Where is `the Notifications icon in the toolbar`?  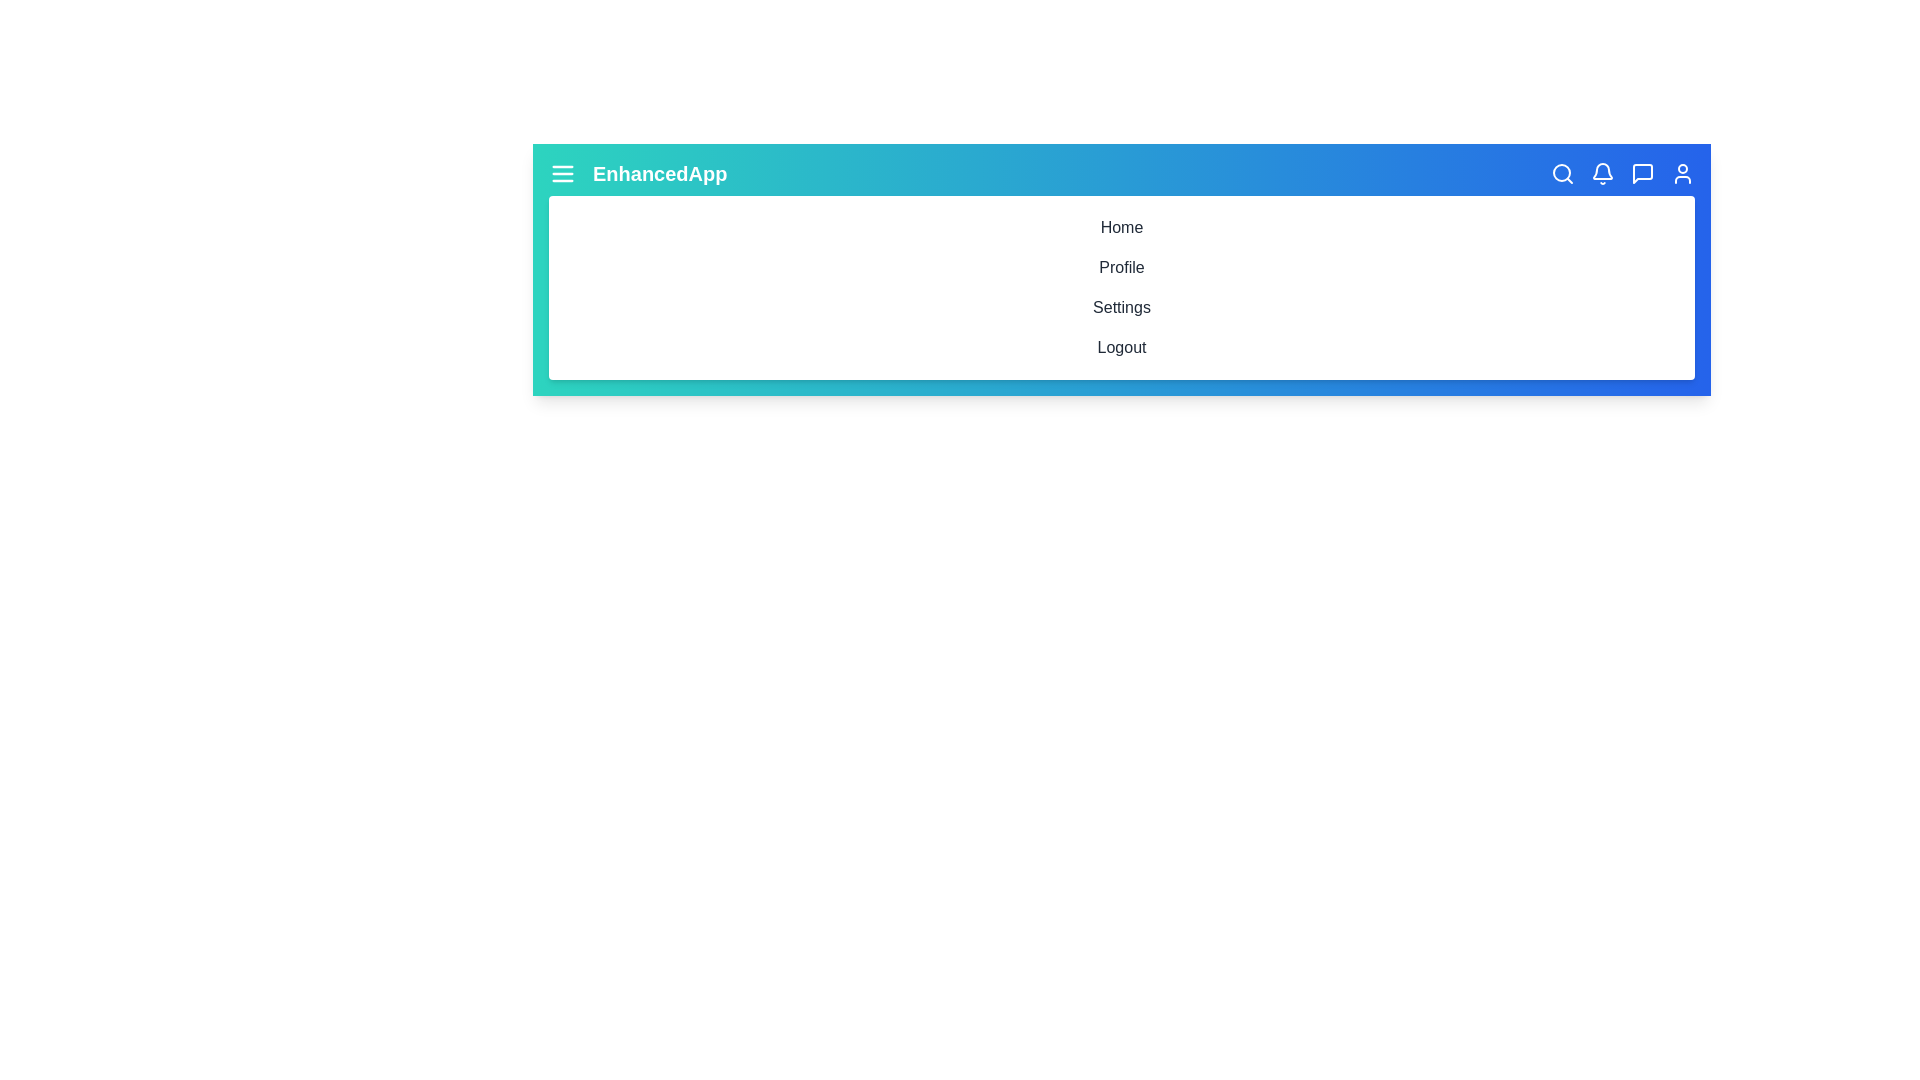
the Notifications icon in the toolbar is located at coordinates (1603, 172).